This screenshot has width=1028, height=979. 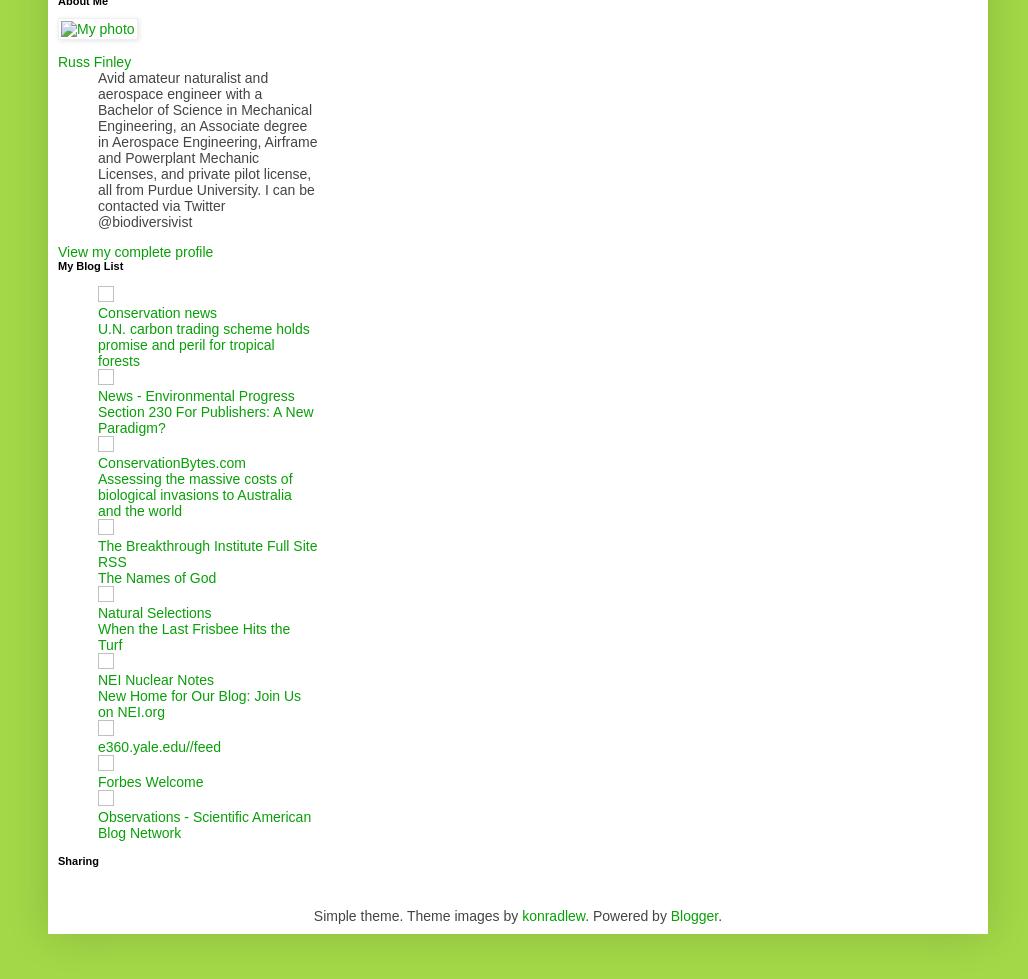 I want to click on '.', so click(x=719, y=914).